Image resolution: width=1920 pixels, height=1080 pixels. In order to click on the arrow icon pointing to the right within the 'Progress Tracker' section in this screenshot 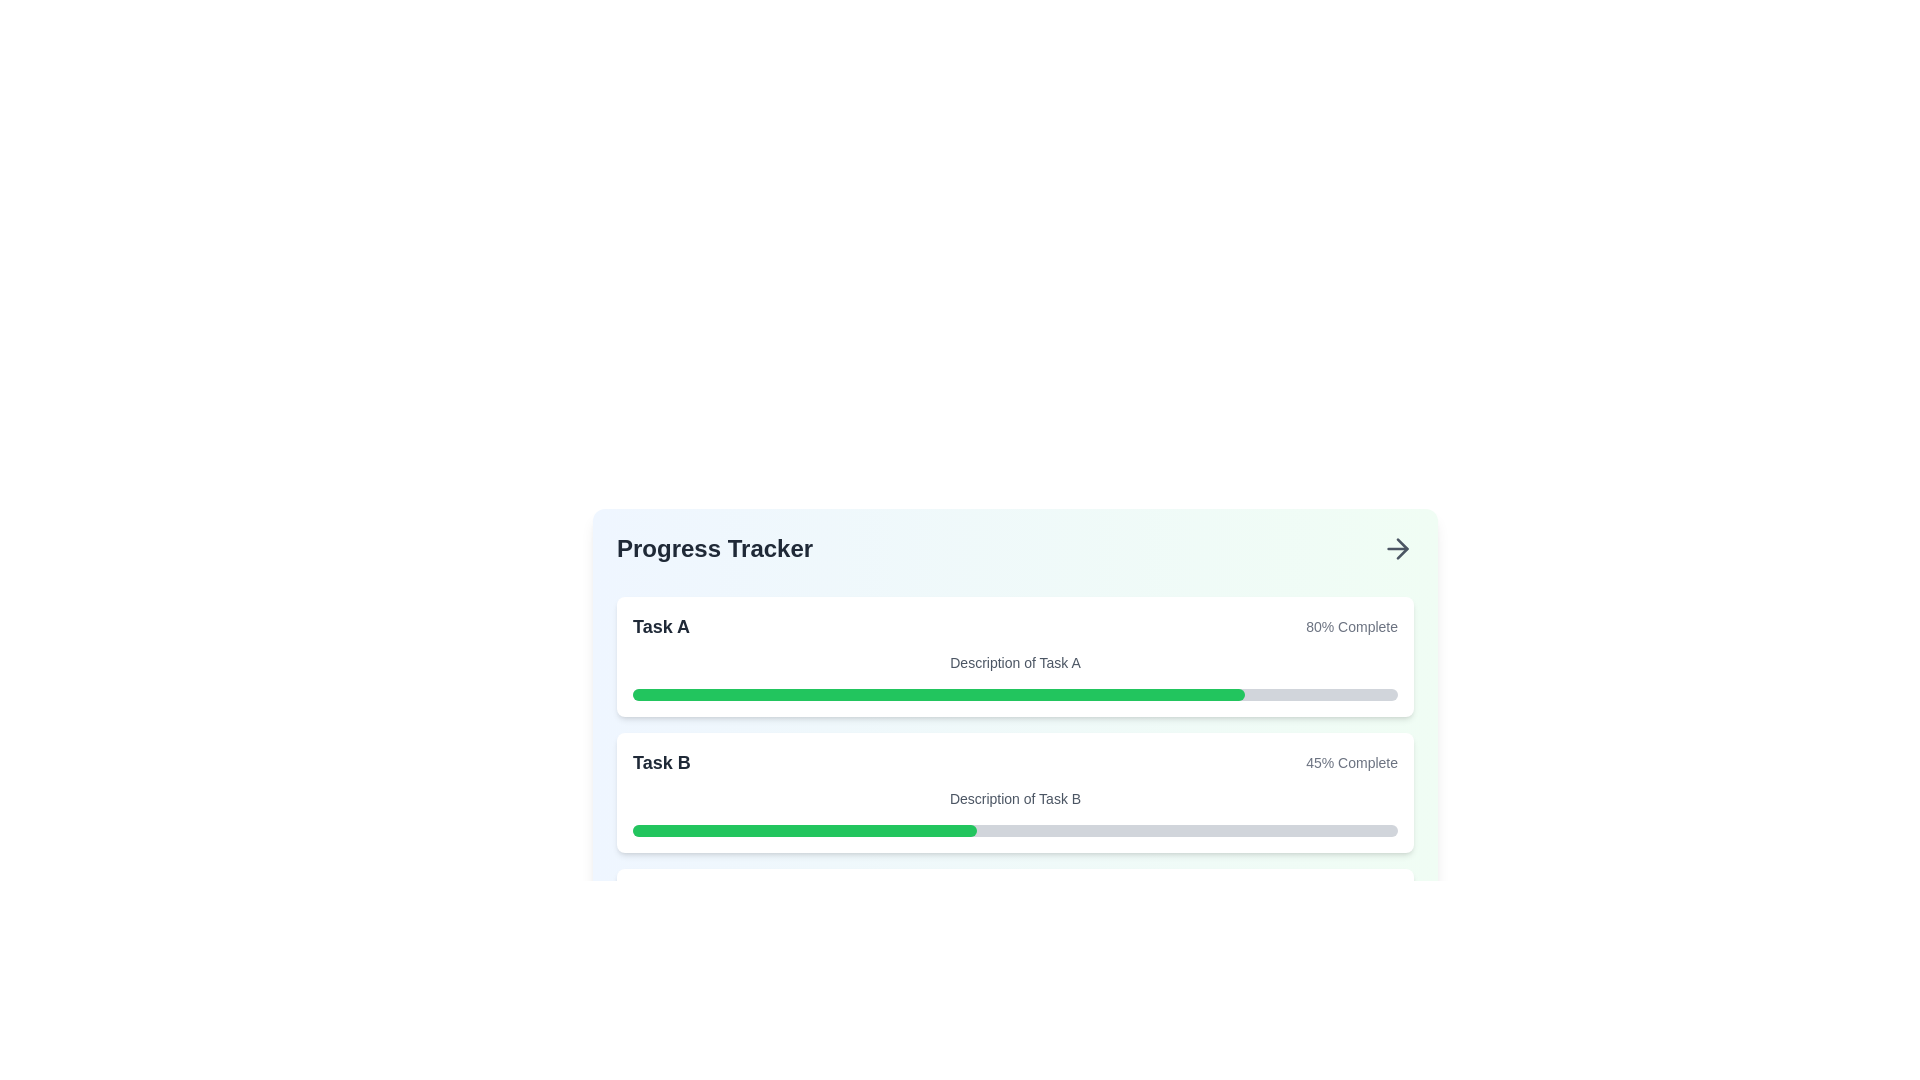, I will do `click(1396, 548)`.